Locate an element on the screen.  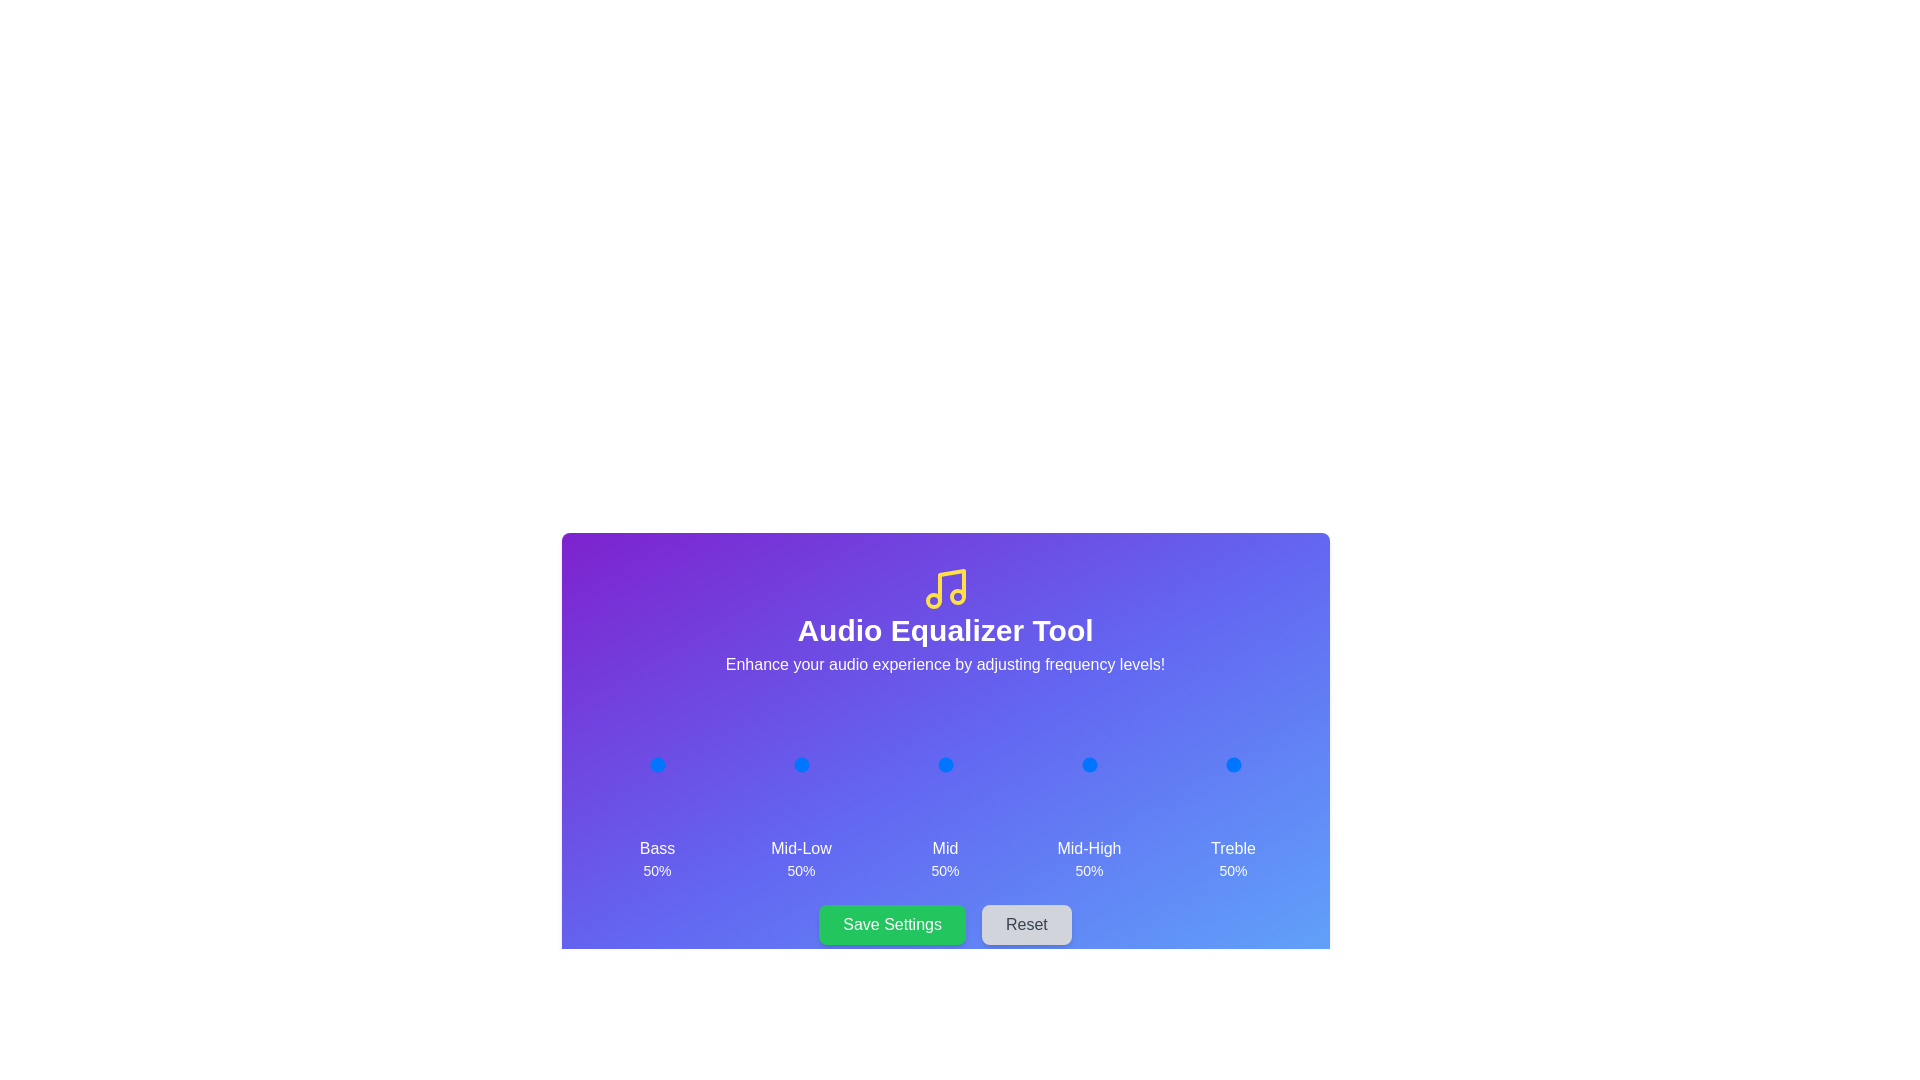
the 2 slider to 8% is located at coordinates (917, 764).